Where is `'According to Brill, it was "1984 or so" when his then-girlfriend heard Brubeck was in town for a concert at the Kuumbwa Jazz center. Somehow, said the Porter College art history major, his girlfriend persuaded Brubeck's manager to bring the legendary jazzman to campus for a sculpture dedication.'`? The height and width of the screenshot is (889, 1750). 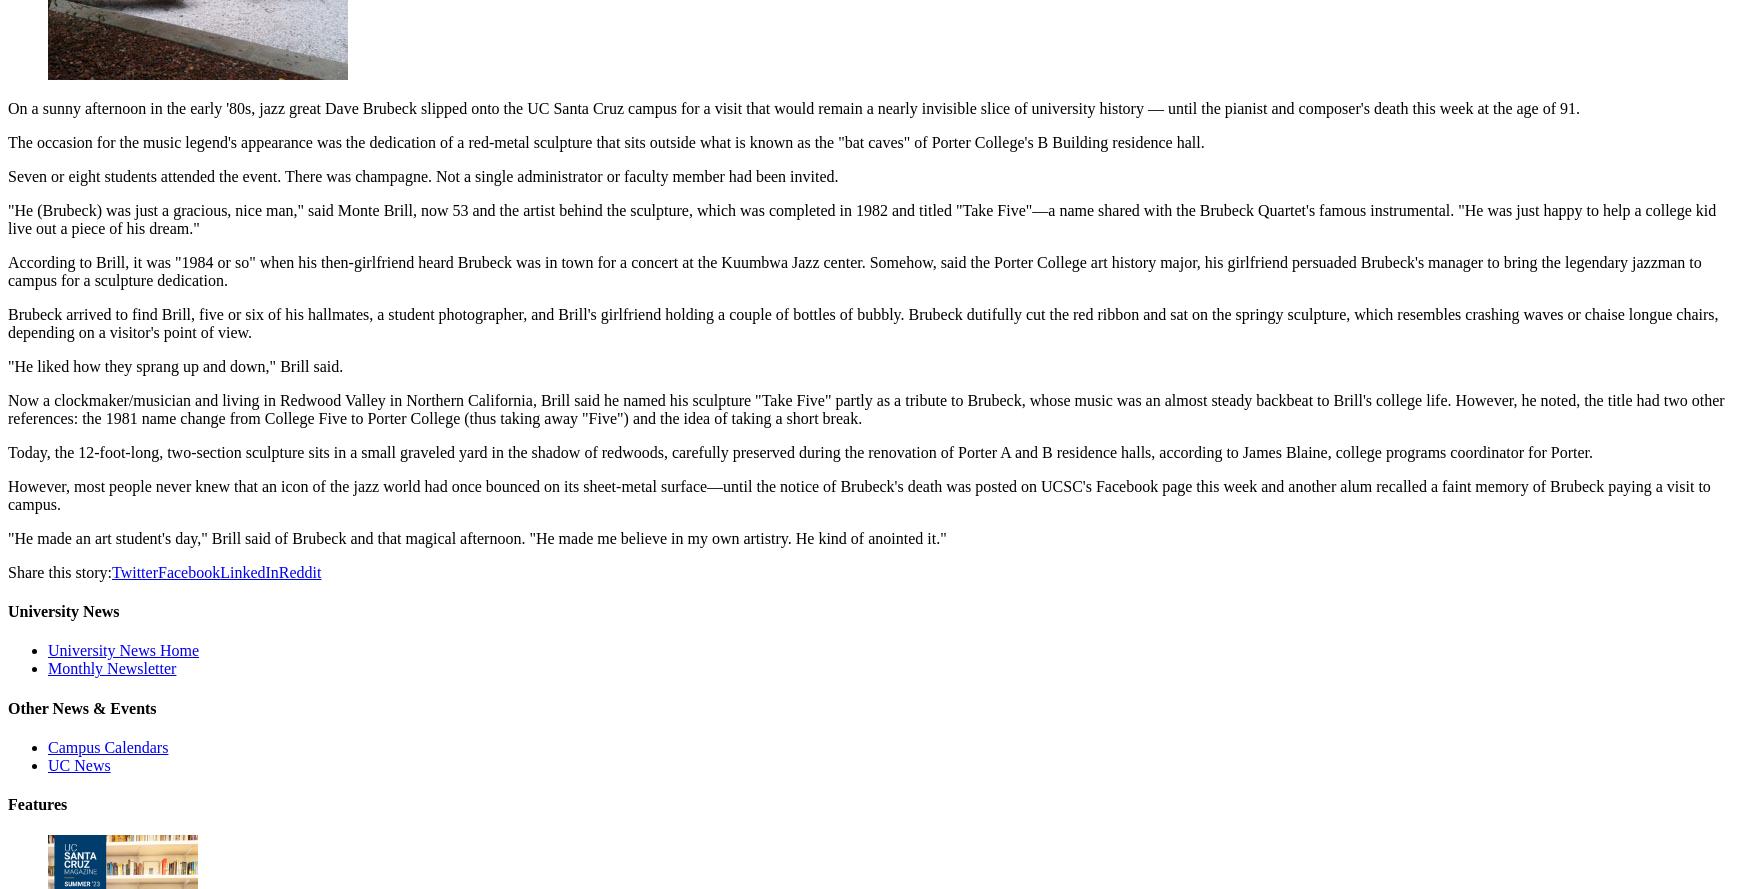
'According to Brill, it was "1984 or so" when his then-girlfriend heard Brubeck was in town for a concert at the Kuumbwa Jazz center. Somehow, said the Porter College art history major, his girlfriend persuaded Brubeck's manager to bring the legendary jazzman to campus for a sculpture dedication.' is located at coordinates (854, 270).